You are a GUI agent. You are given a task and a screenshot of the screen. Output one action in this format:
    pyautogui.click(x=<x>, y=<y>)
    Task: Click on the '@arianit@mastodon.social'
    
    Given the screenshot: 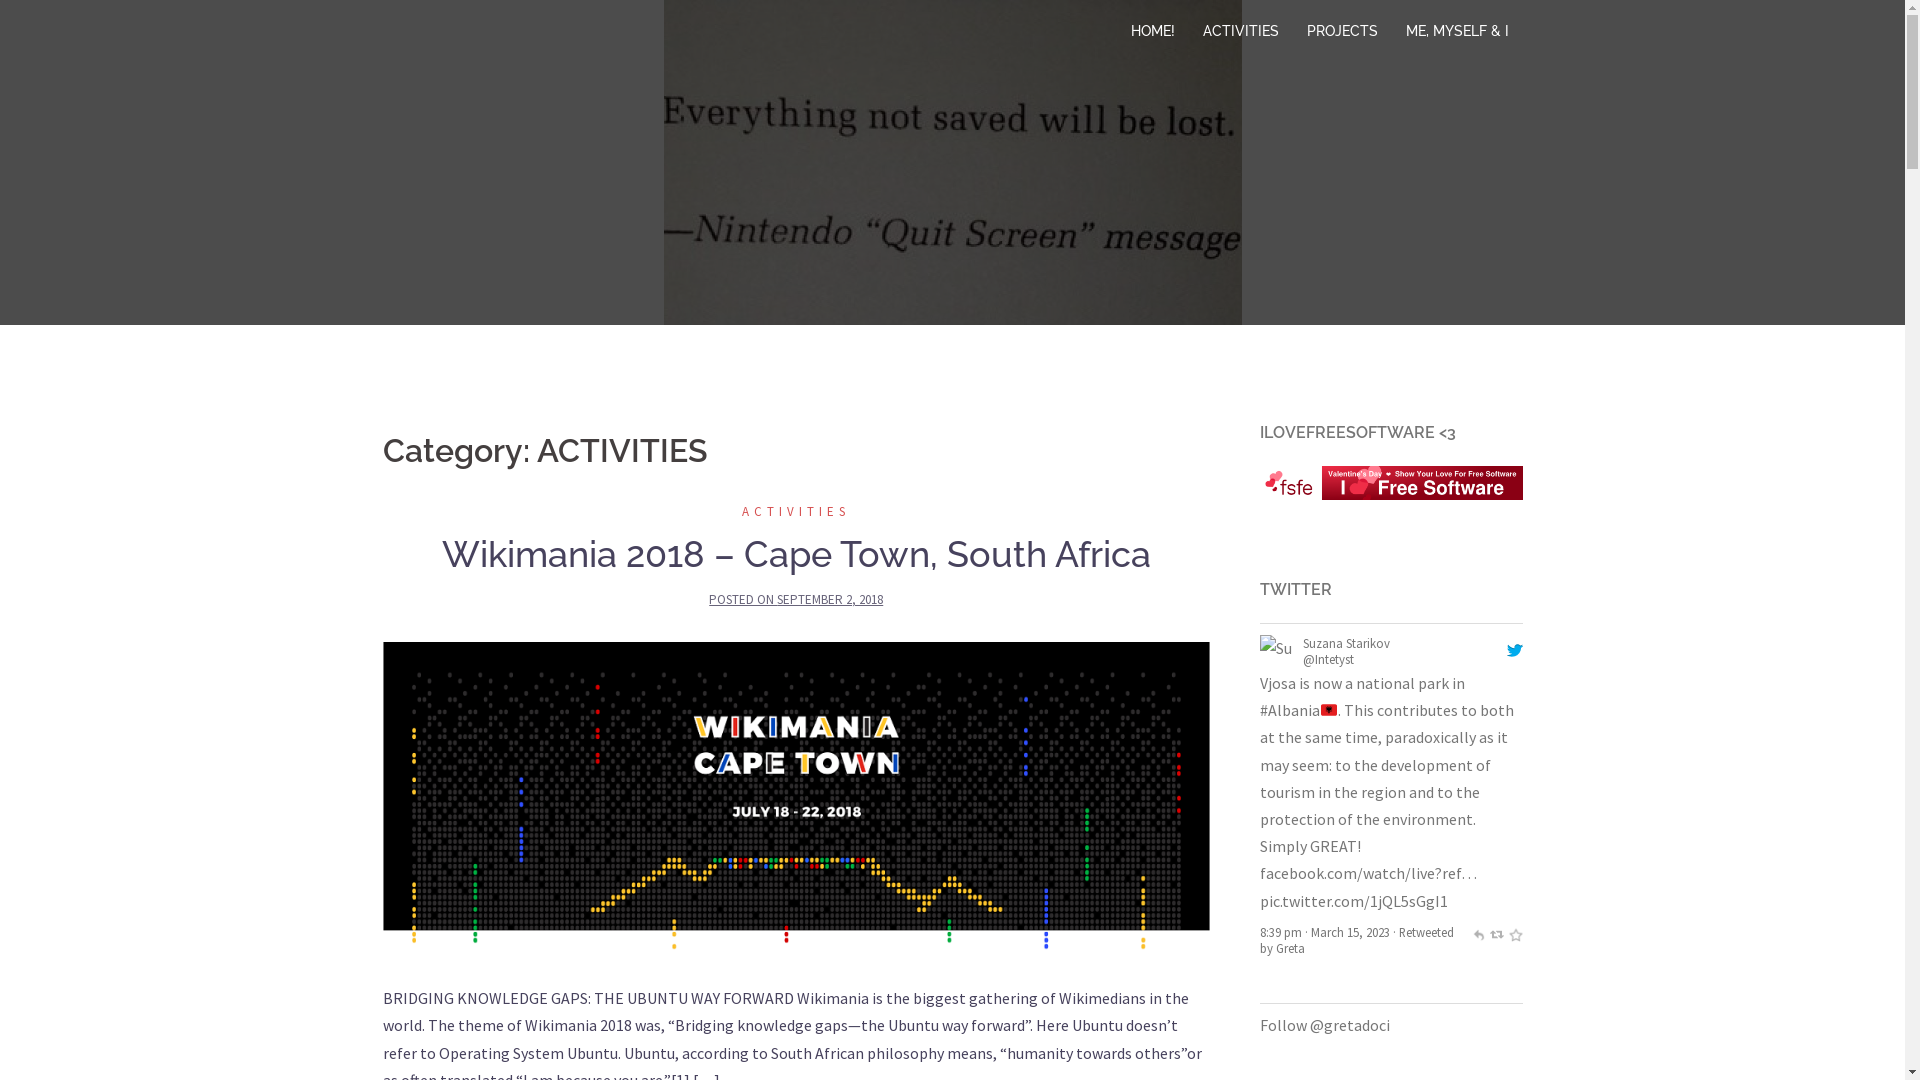 What is the action you would take?
    pyautogui.click(x=1302, y=643)
    